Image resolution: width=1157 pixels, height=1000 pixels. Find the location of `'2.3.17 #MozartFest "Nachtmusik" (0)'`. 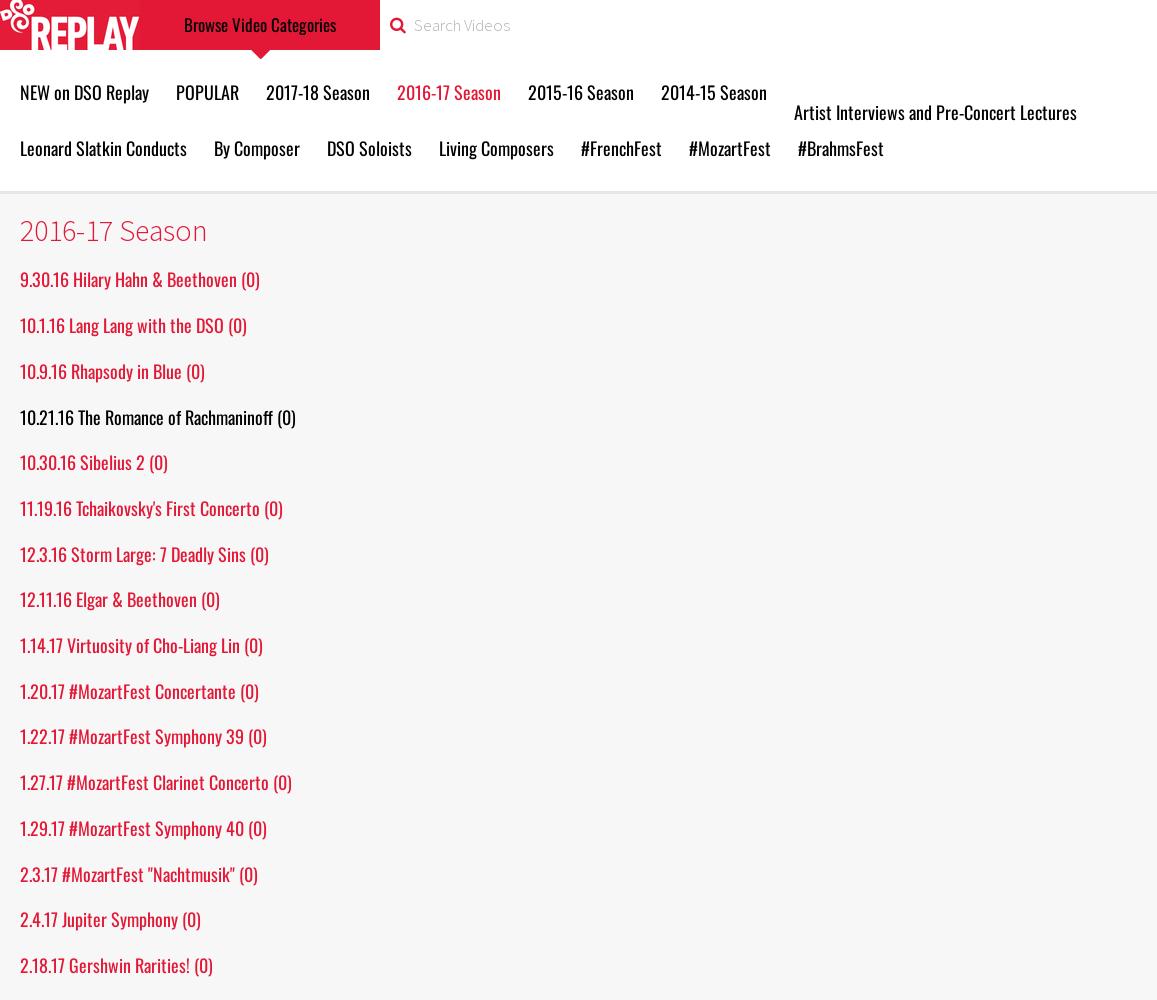

'2.3.17 #MozartFest "Nachtmusik" (0)' is located at coordinates (137, 872).